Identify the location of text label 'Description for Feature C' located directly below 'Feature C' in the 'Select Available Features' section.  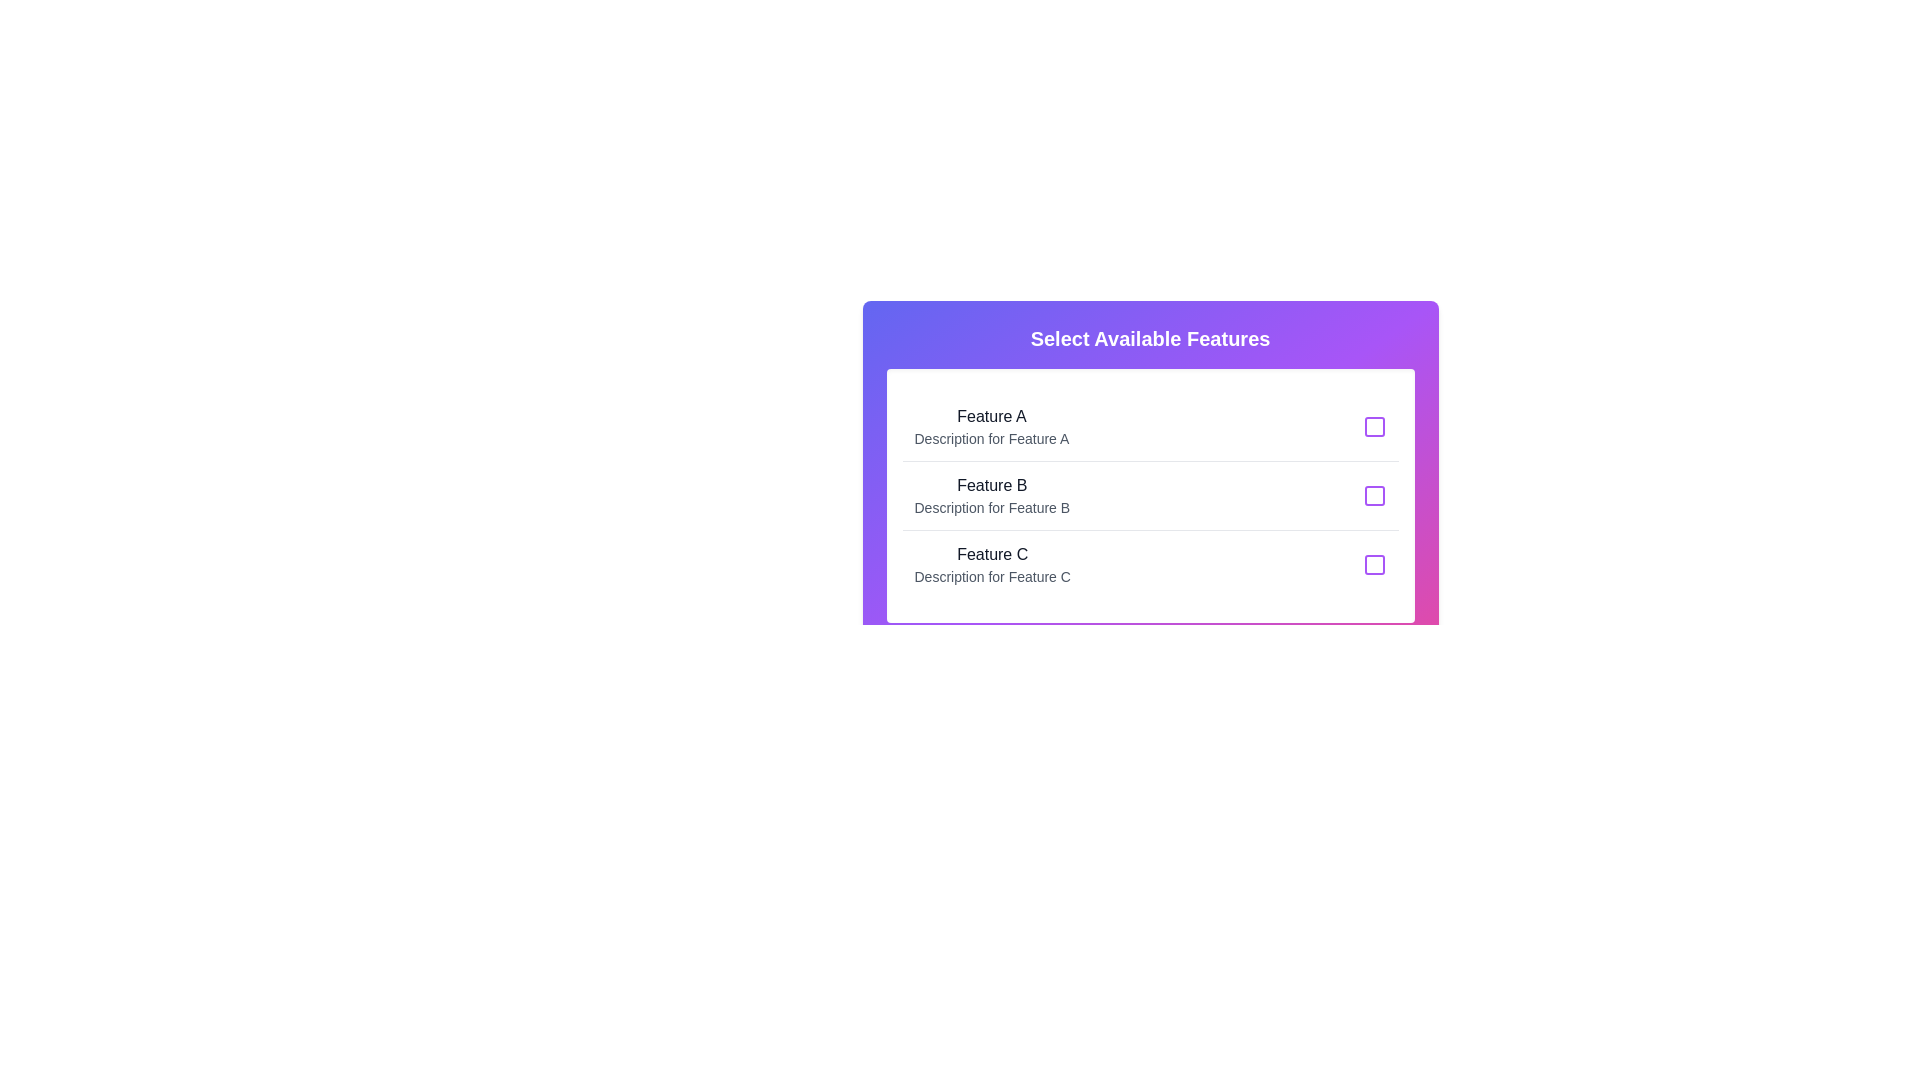
(992, 577).